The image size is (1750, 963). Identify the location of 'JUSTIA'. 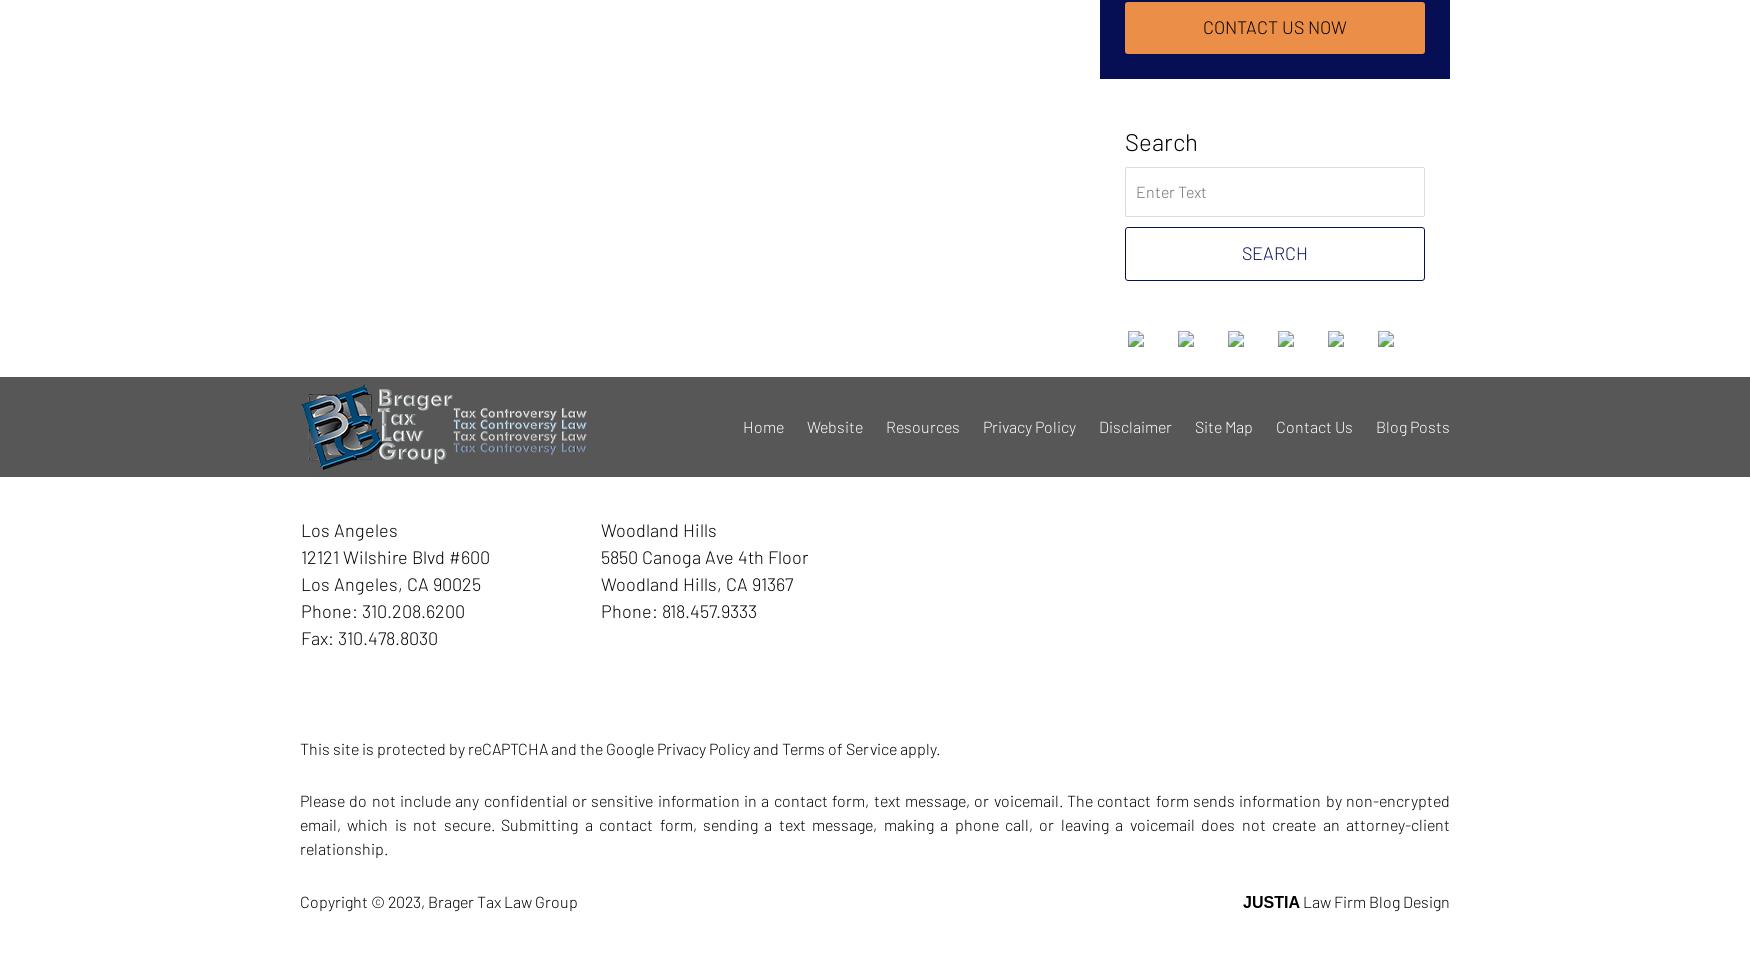
(1270, 901).